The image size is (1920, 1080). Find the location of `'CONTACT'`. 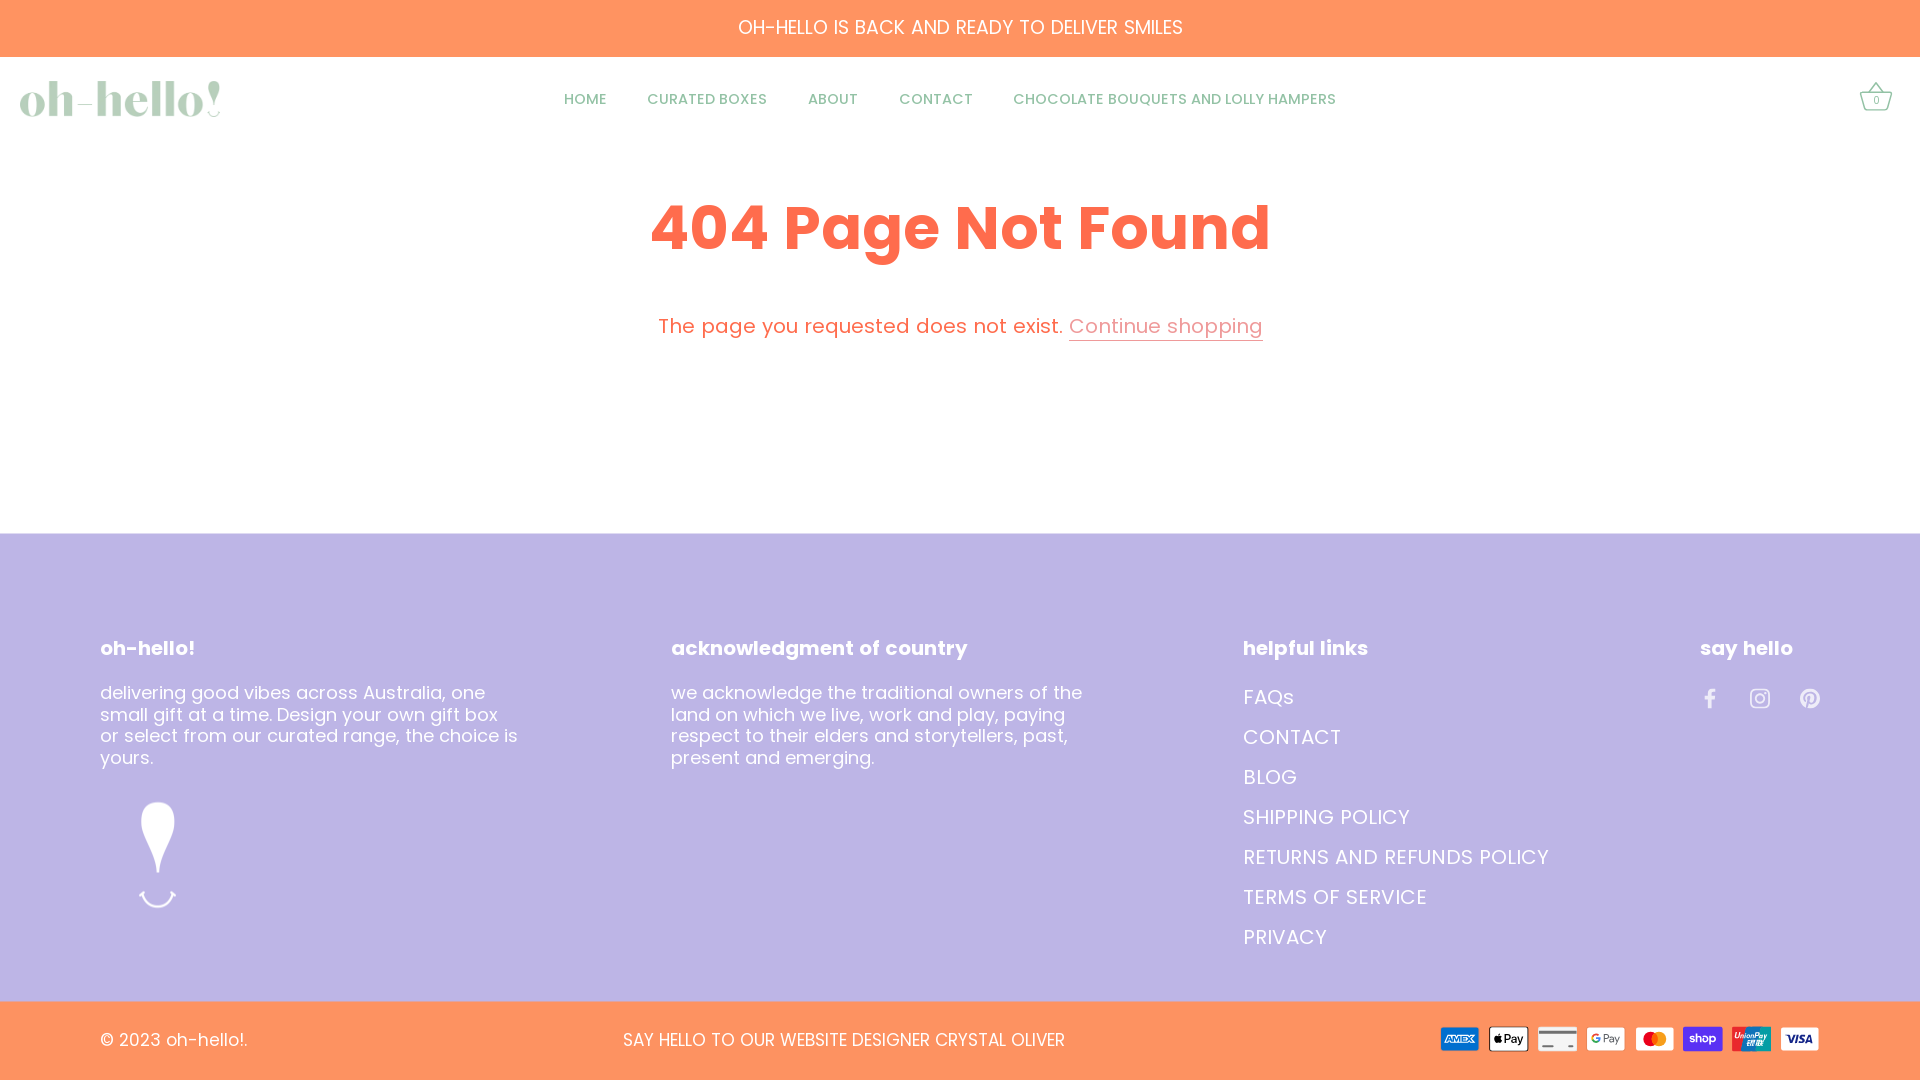

'CONTACT' is located at coordinates (934, 99).